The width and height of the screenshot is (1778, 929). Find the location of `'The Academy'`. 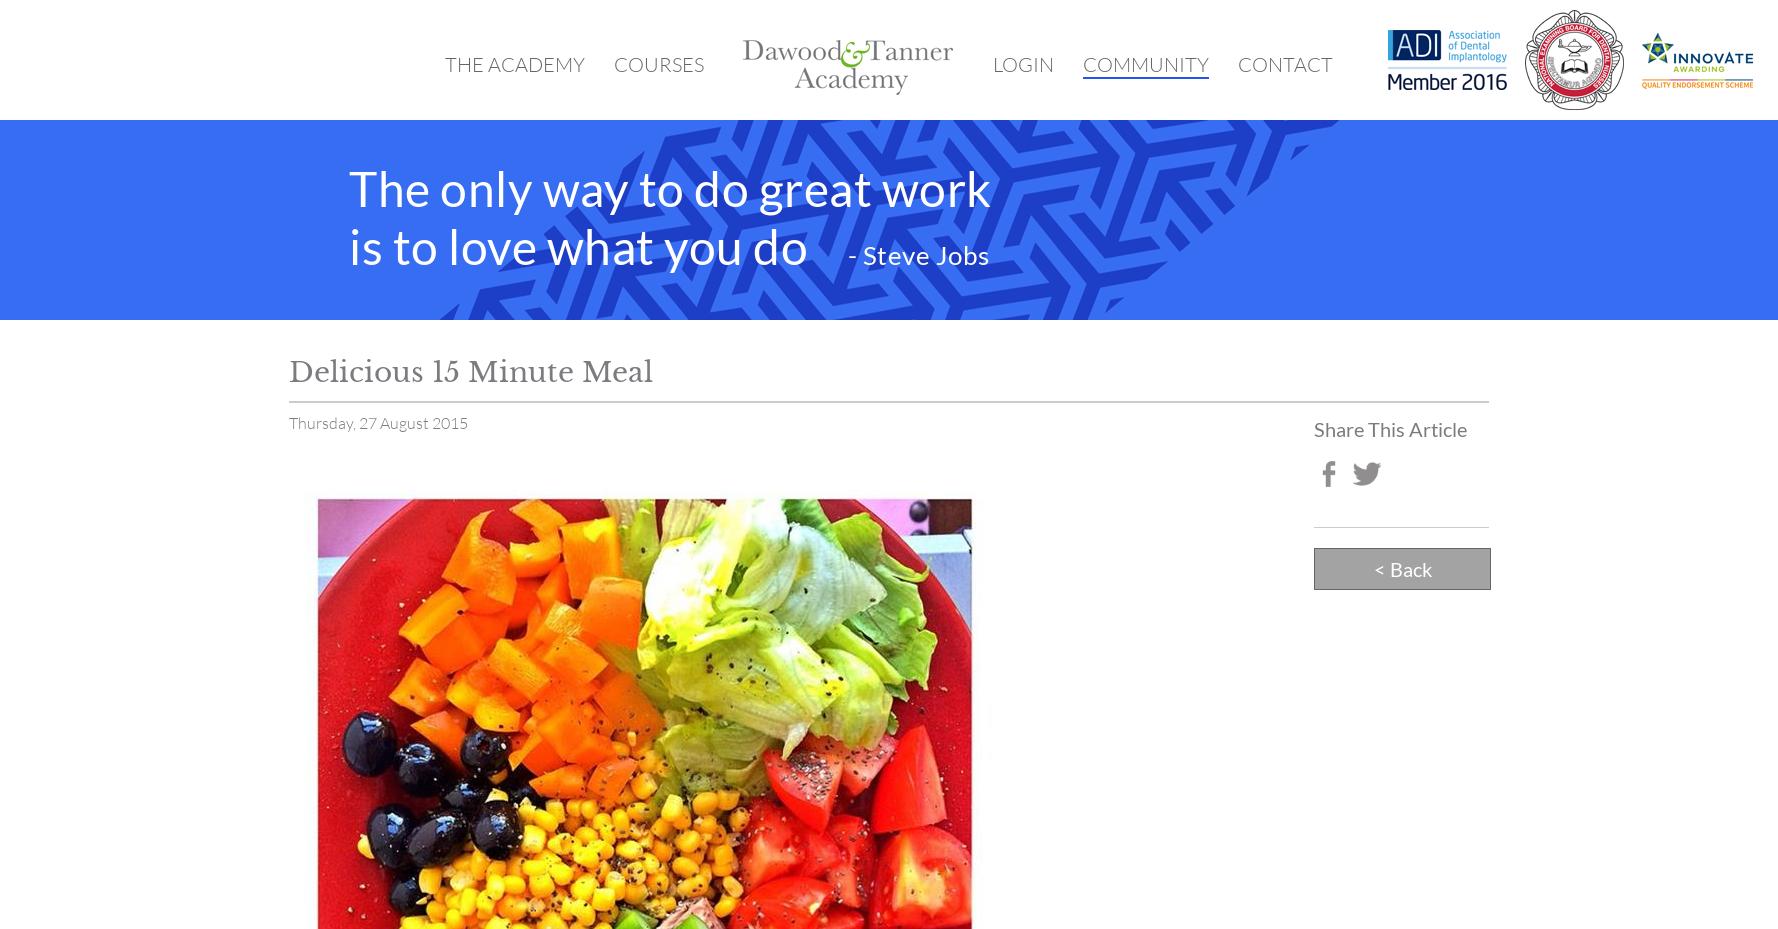

'The Academy' is located at coordinates (515, 63).